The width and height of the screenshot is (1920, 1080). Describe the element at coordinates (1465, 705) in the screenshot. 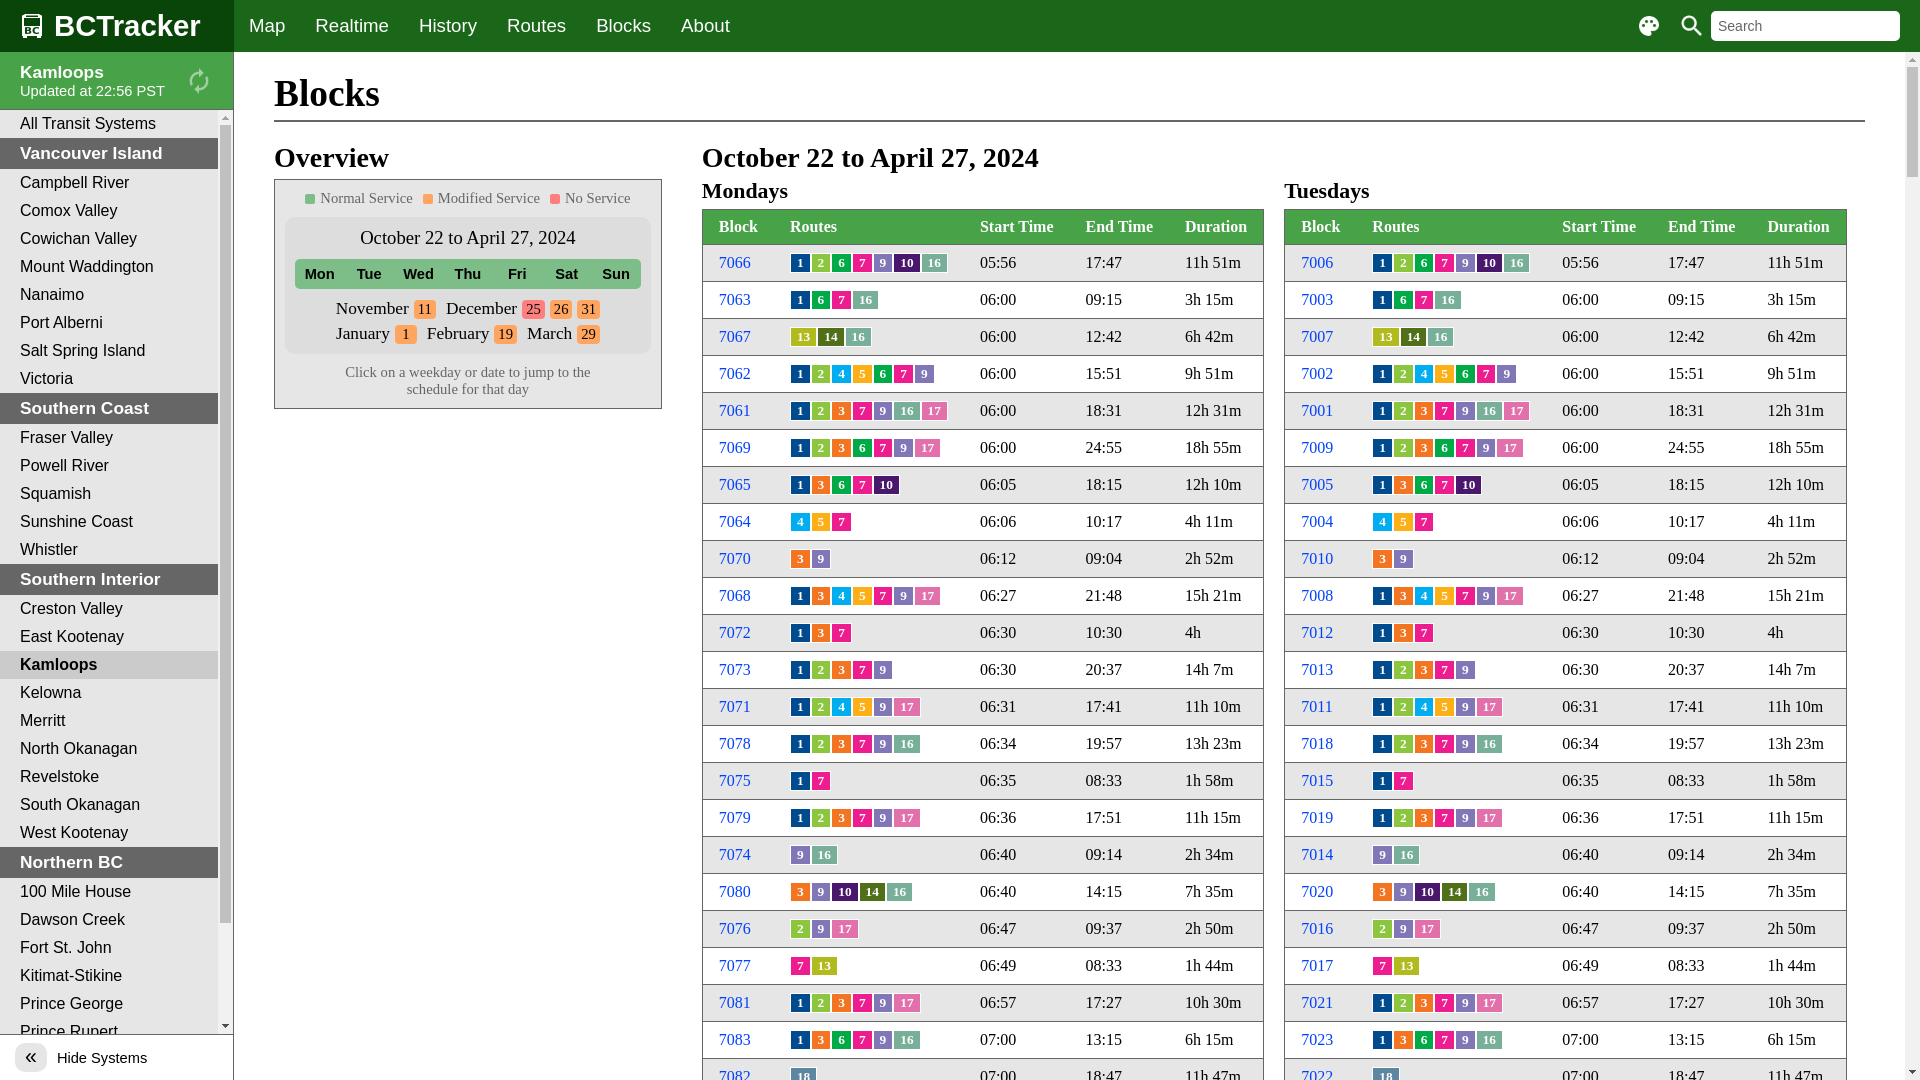

I see `'9'` at that location.